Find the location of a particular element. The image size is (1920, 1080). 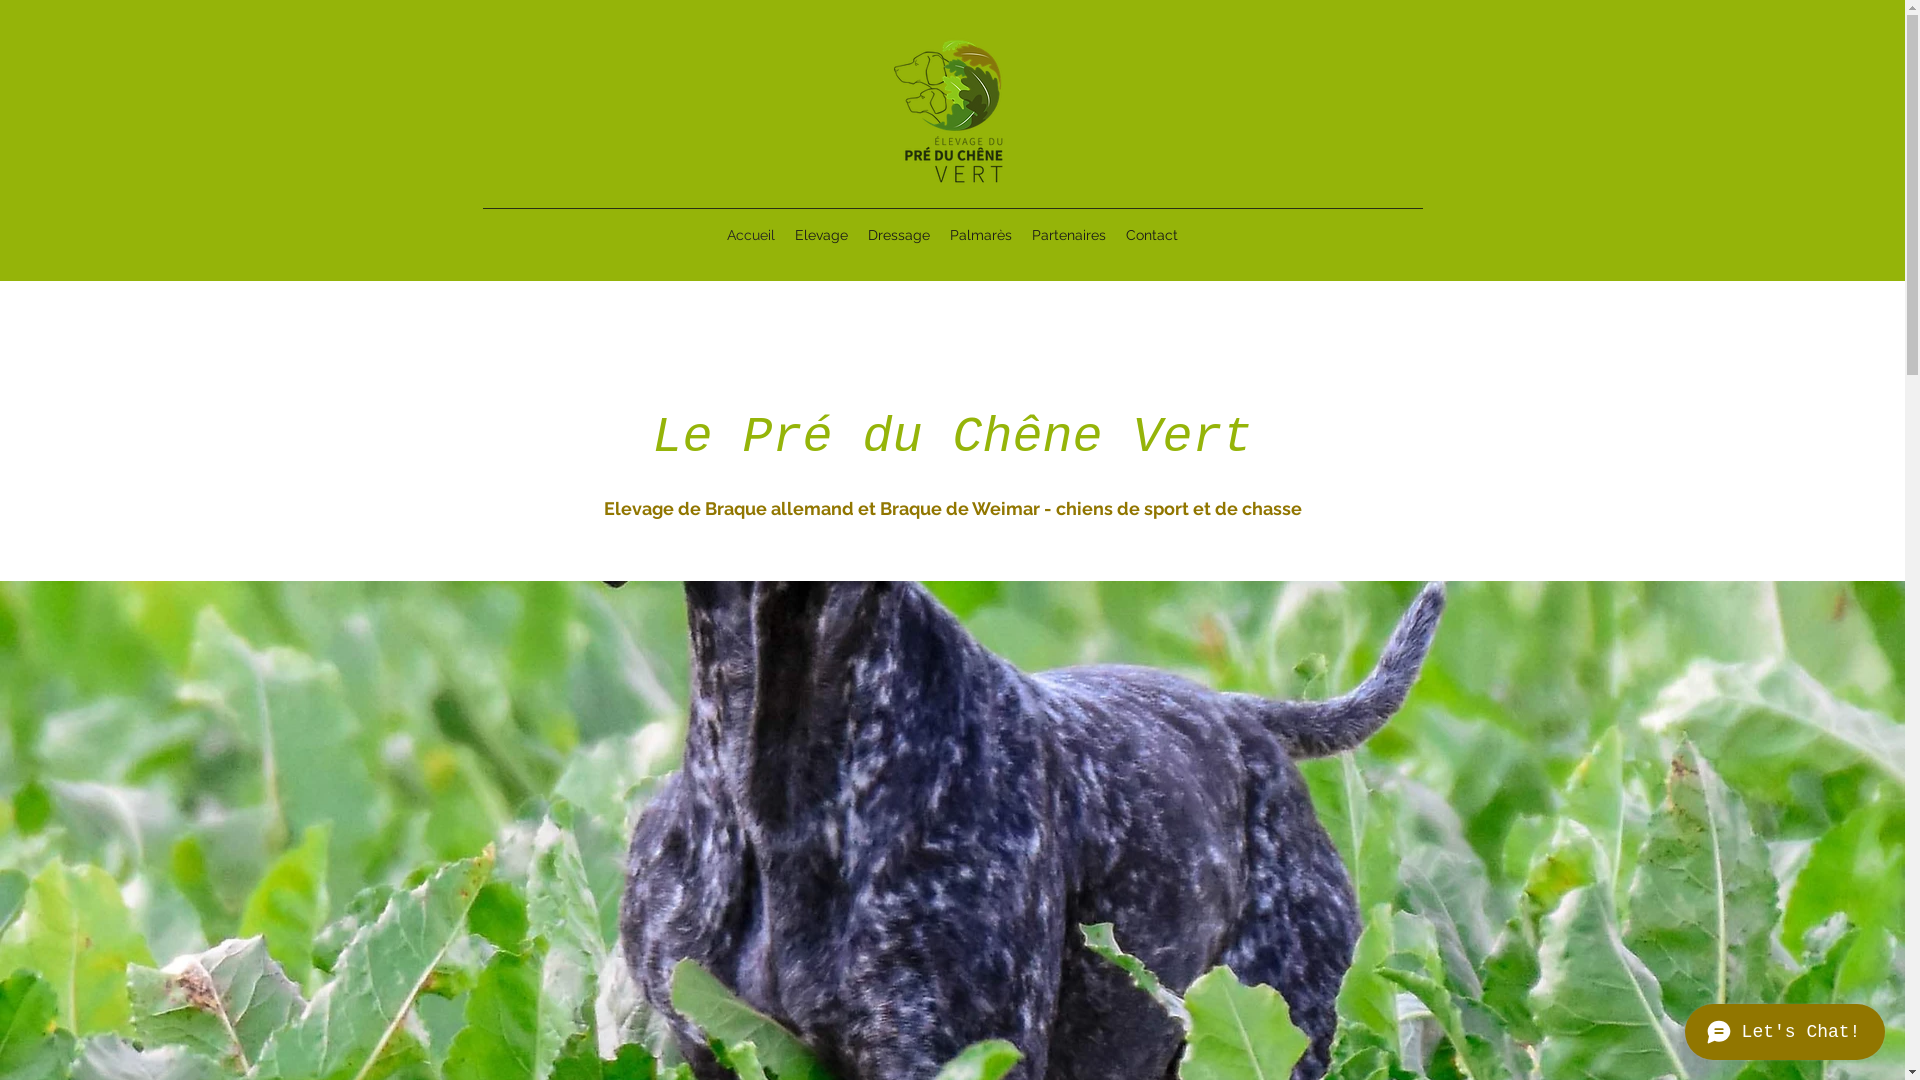

'Accueil' is located at coordinates (749, 234).